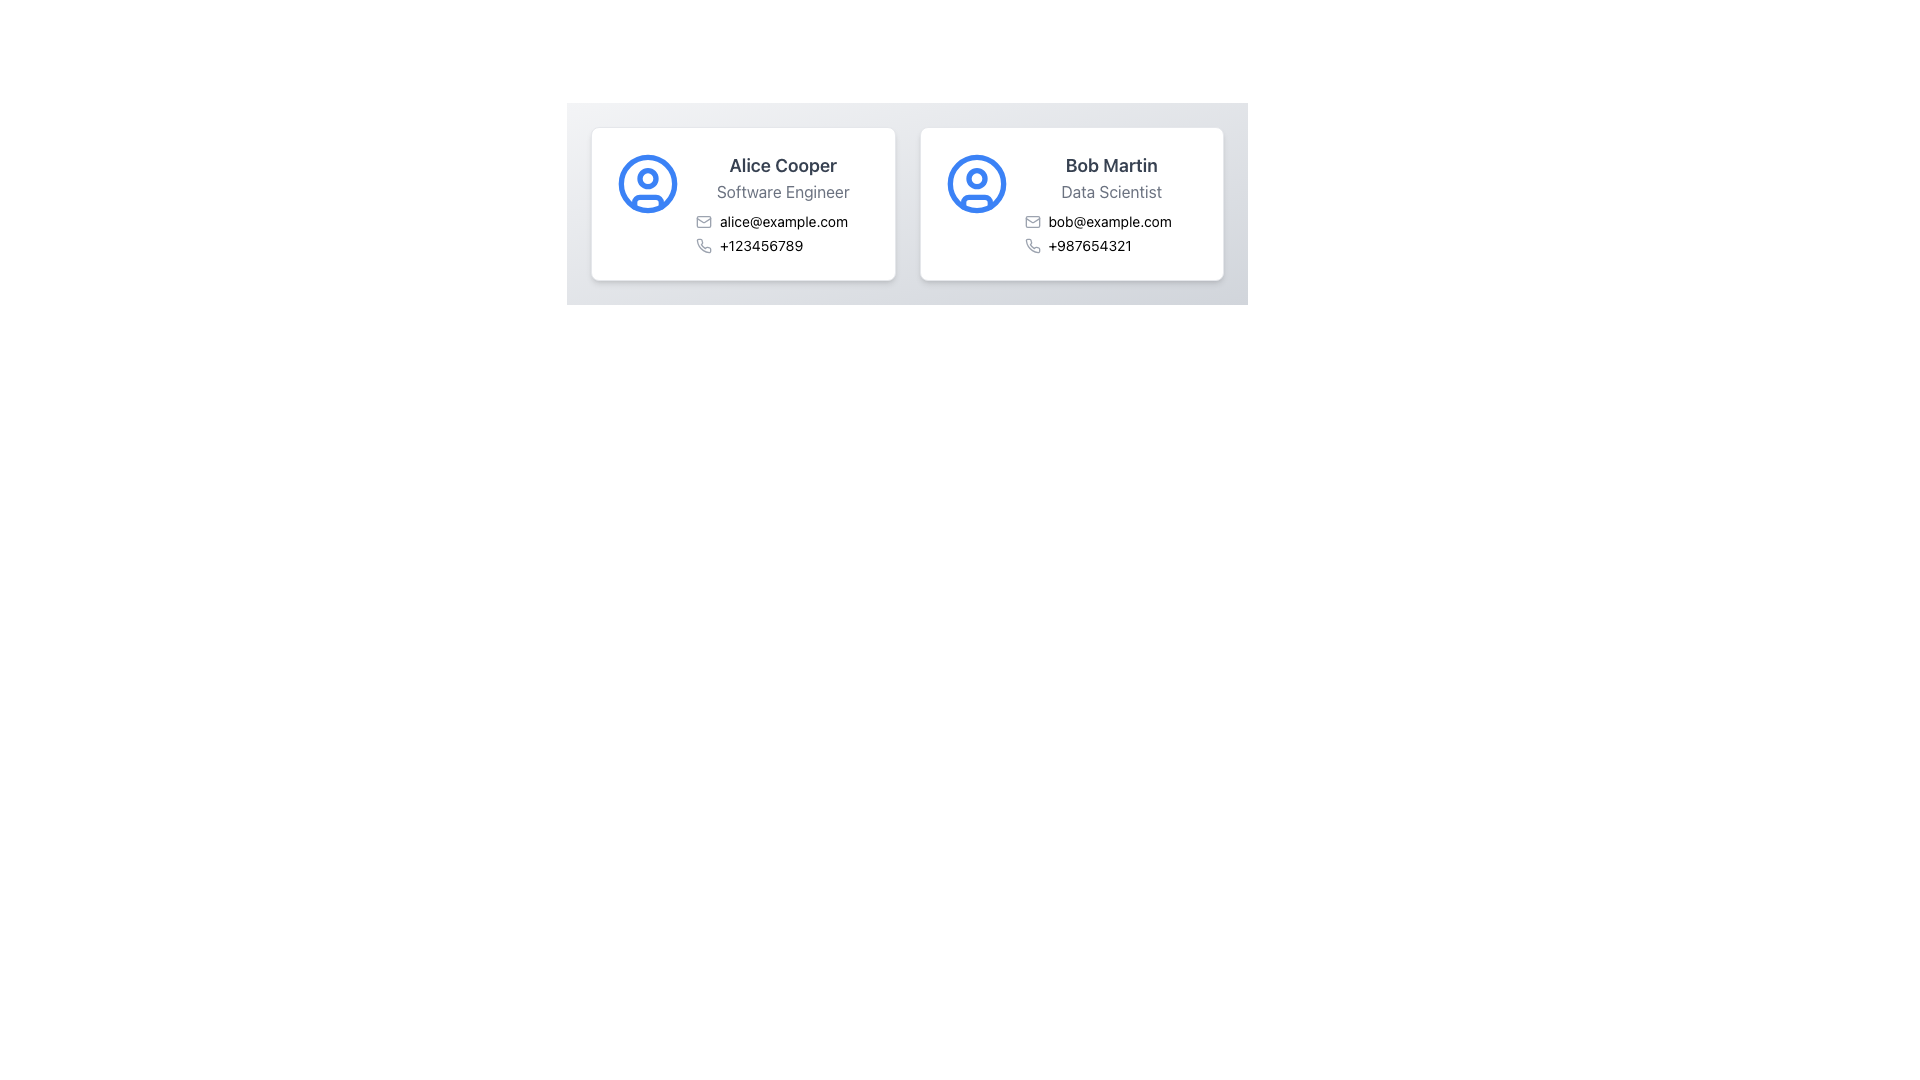 This screenshot has height=1080, width=1920. Describe the element at coordinates (1032, 222) in the screenshot. I see `the rectangular base of the envelope icon, which is styled with a stroke and a fill, located to the left of the text 'Bob Martin' and 'bob@example.com'` at that location.